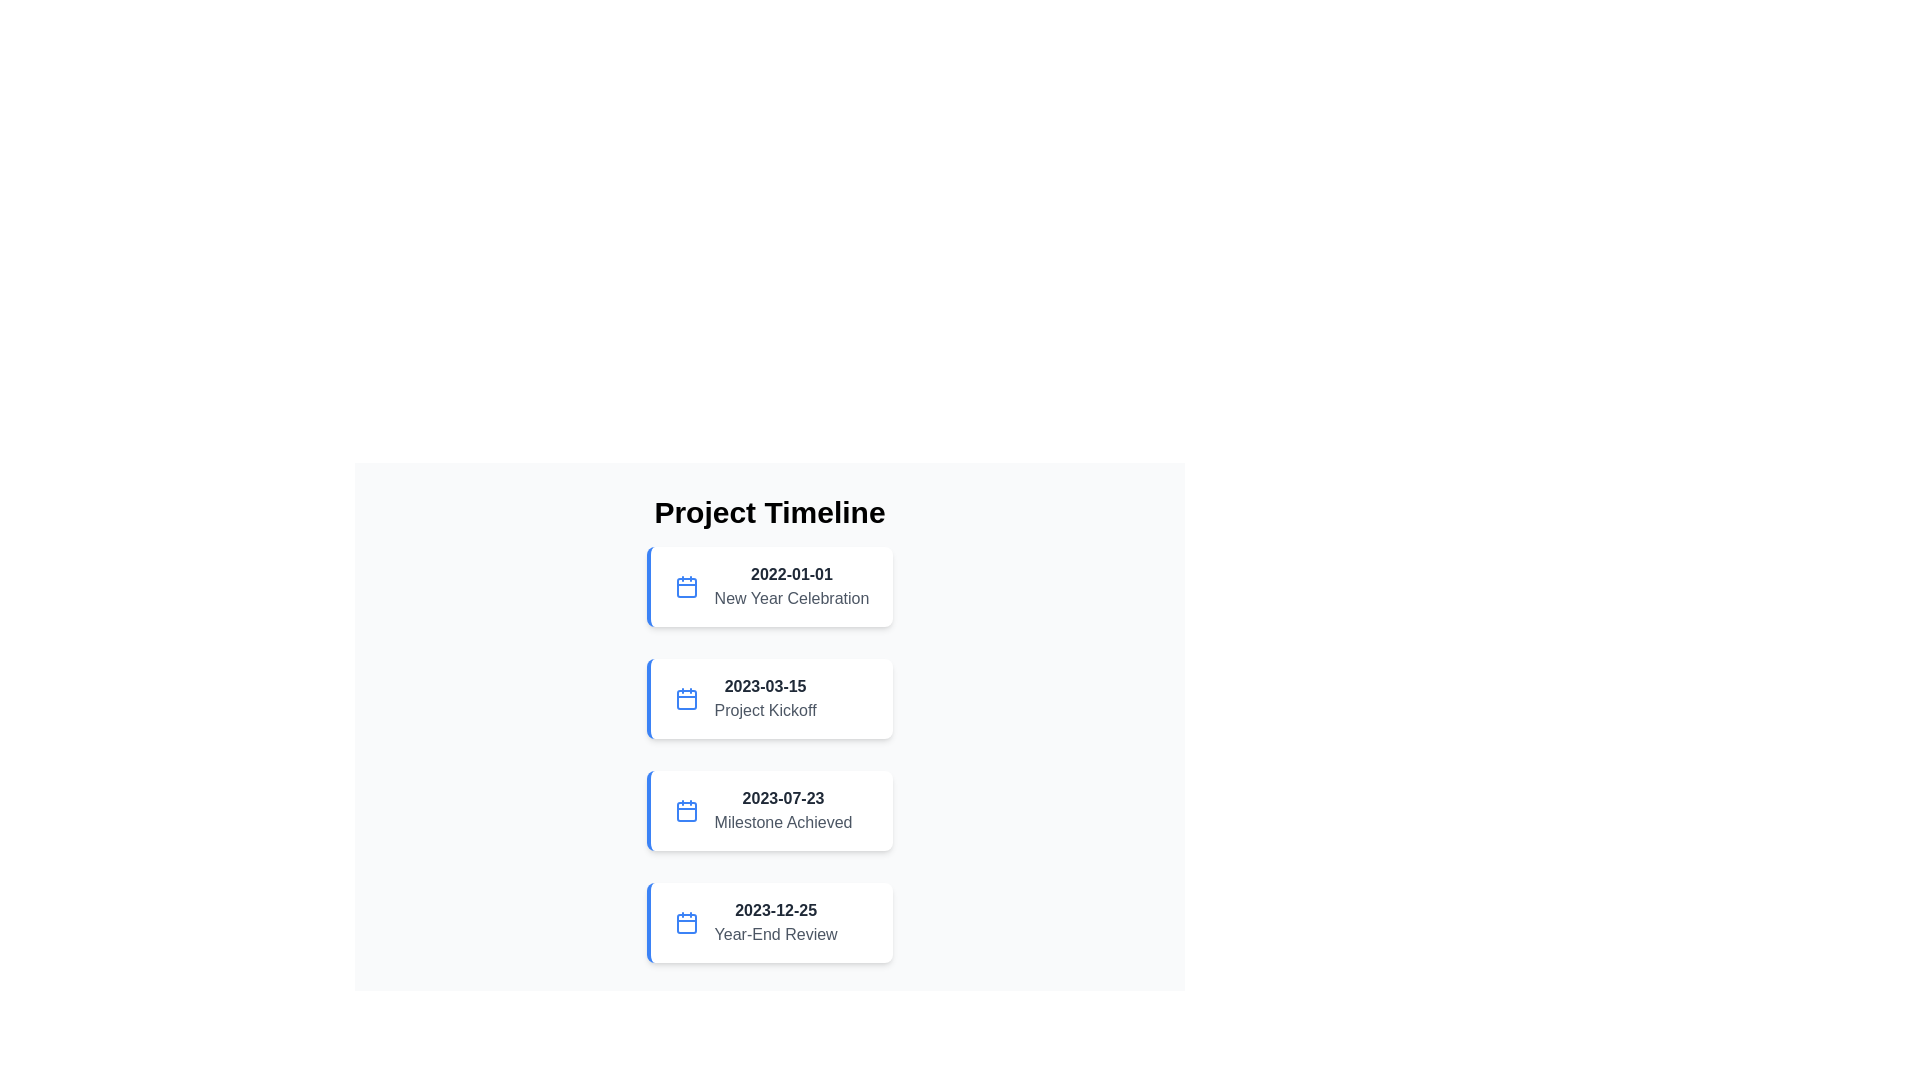 The width and height of the screenshot is (1920, 1080). What do you see at coordinates (771, 697) in the screenshot?
I see `the event date and title composite element displaying '2023-03-15' and 'Project Kickoff', which is the second entry in the vertical list of event cards` at bounding box center [771, 697].